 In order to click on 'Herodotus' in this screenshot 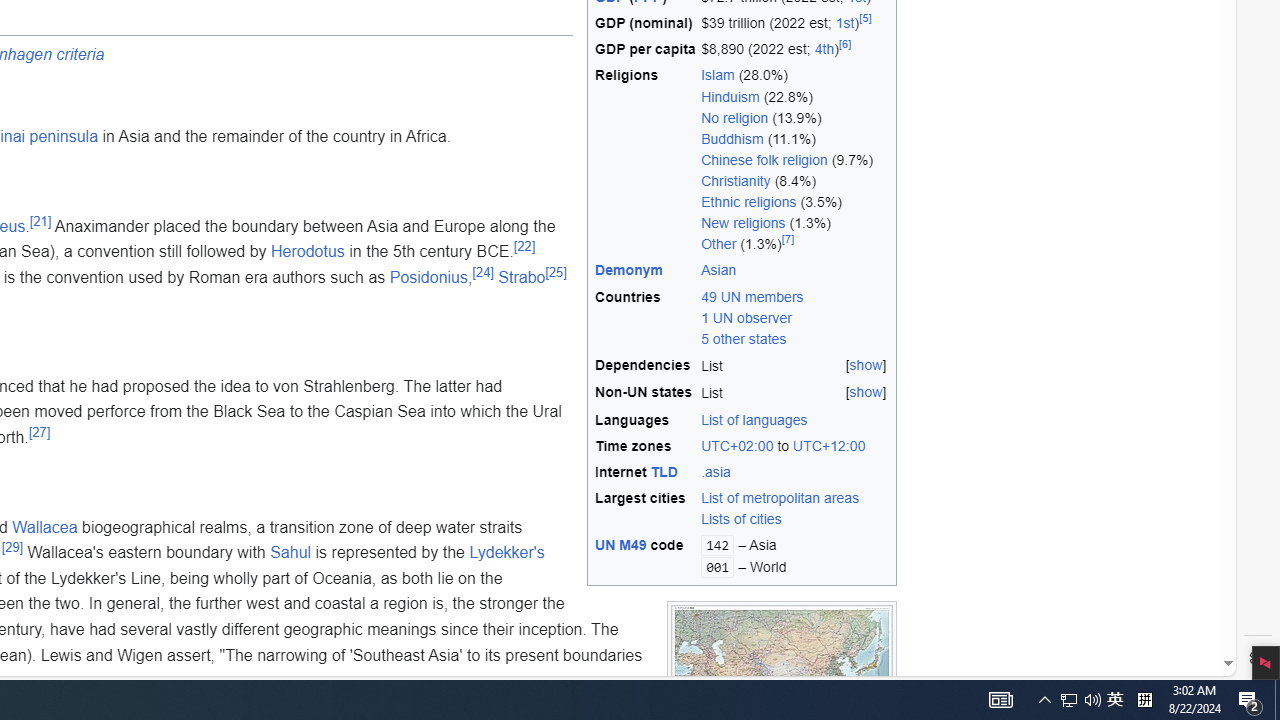, I will do `click(307, 250)`.